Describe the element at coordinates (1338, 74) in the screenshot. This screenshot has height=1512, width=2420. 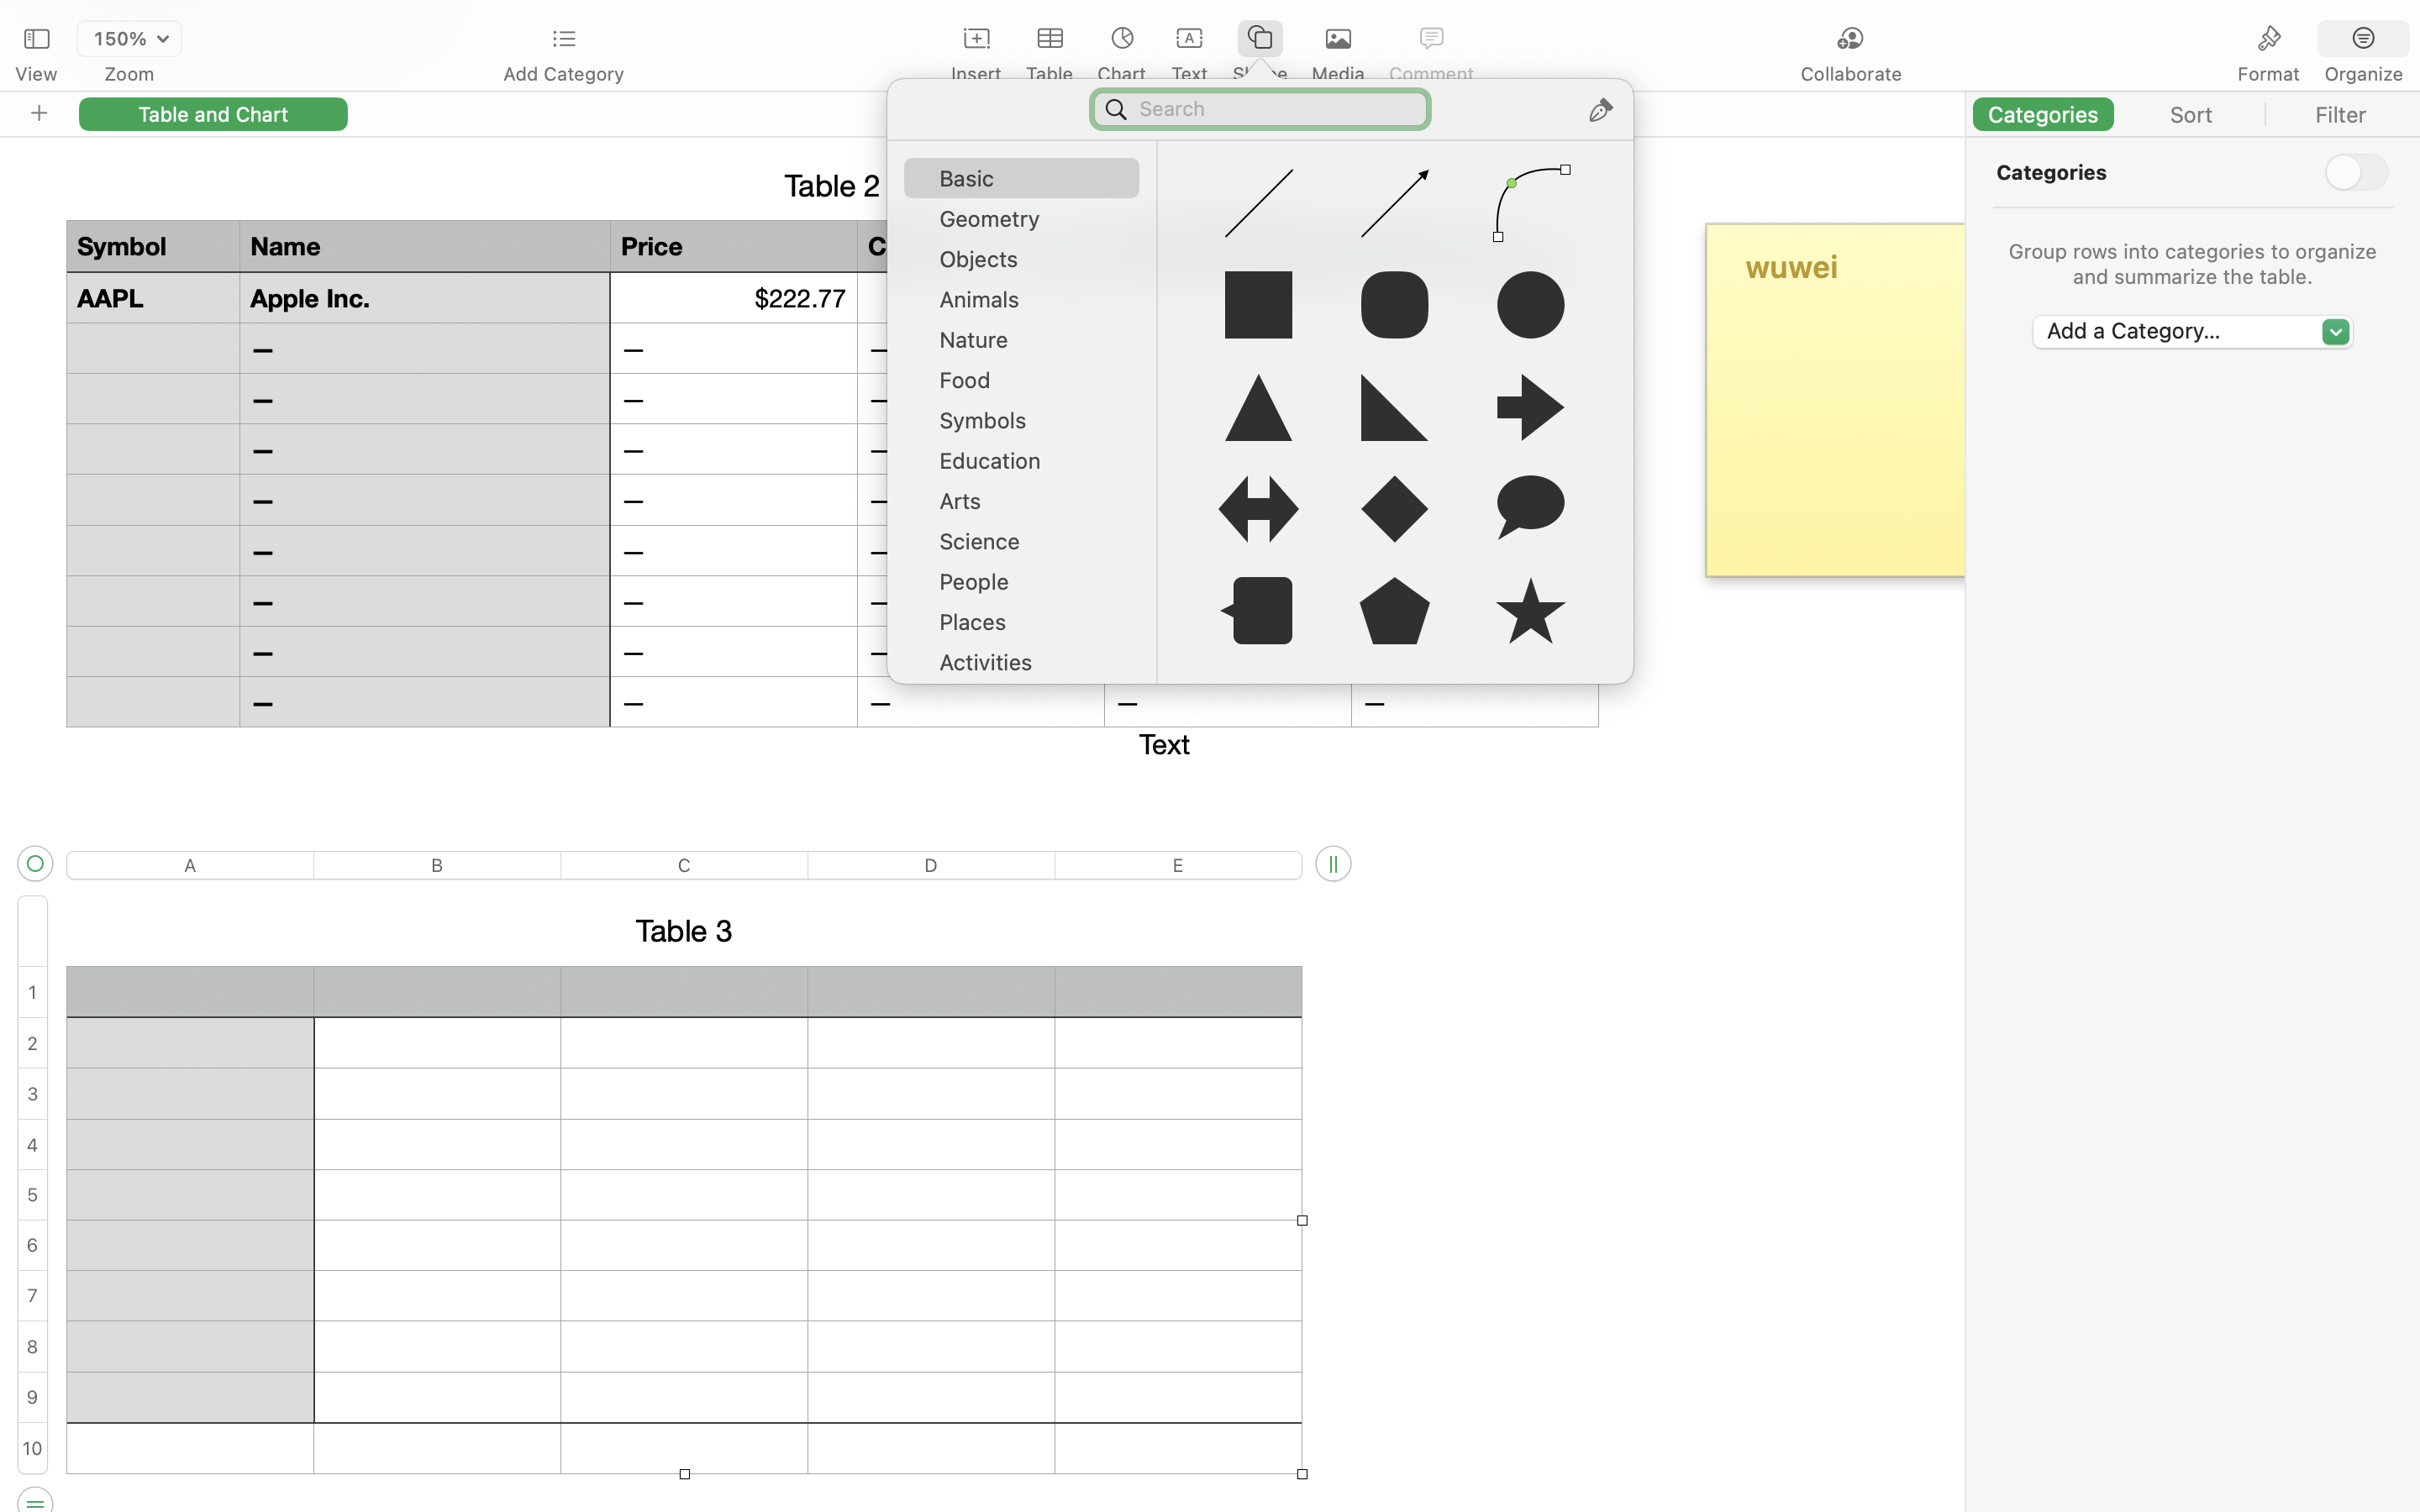
I see `'Media'` at that location.